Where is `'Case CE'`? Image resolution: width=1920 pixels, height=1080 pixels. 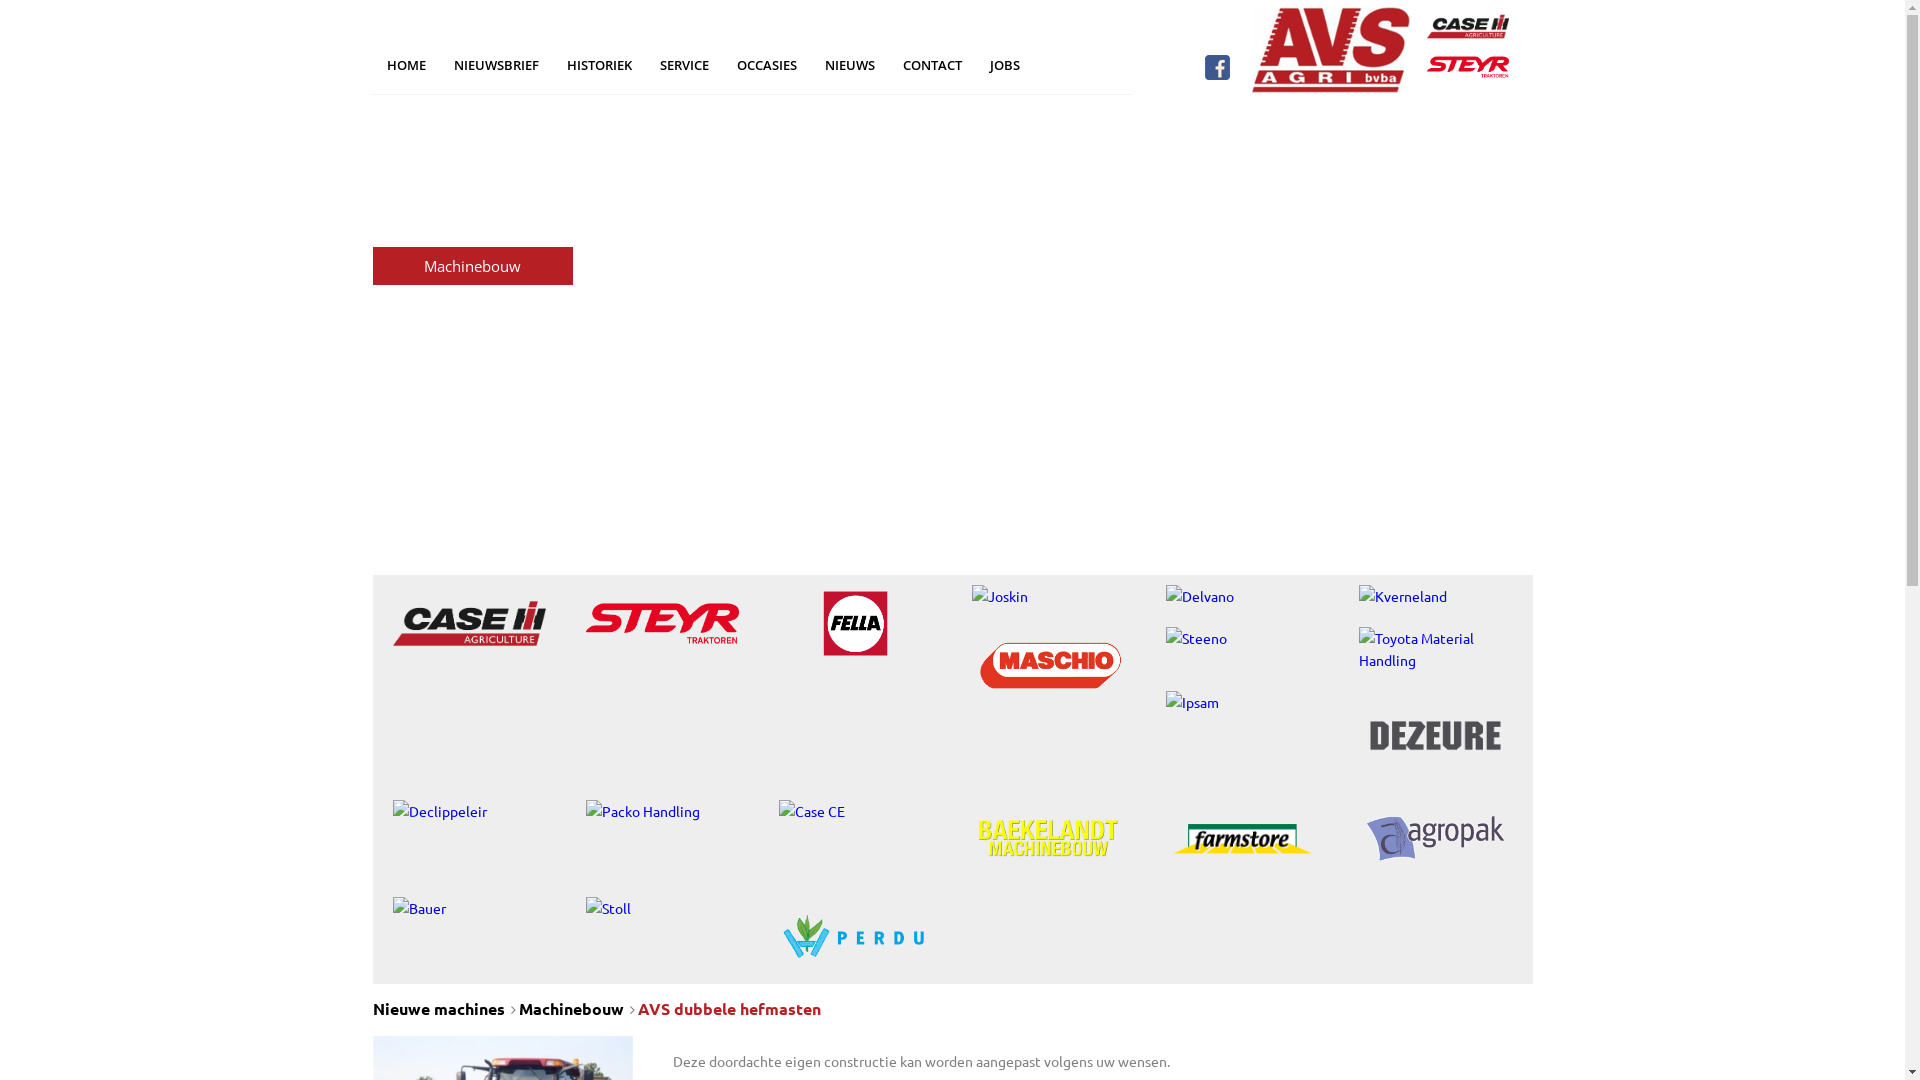 'Case CE' is located at coordinates (855, 810).